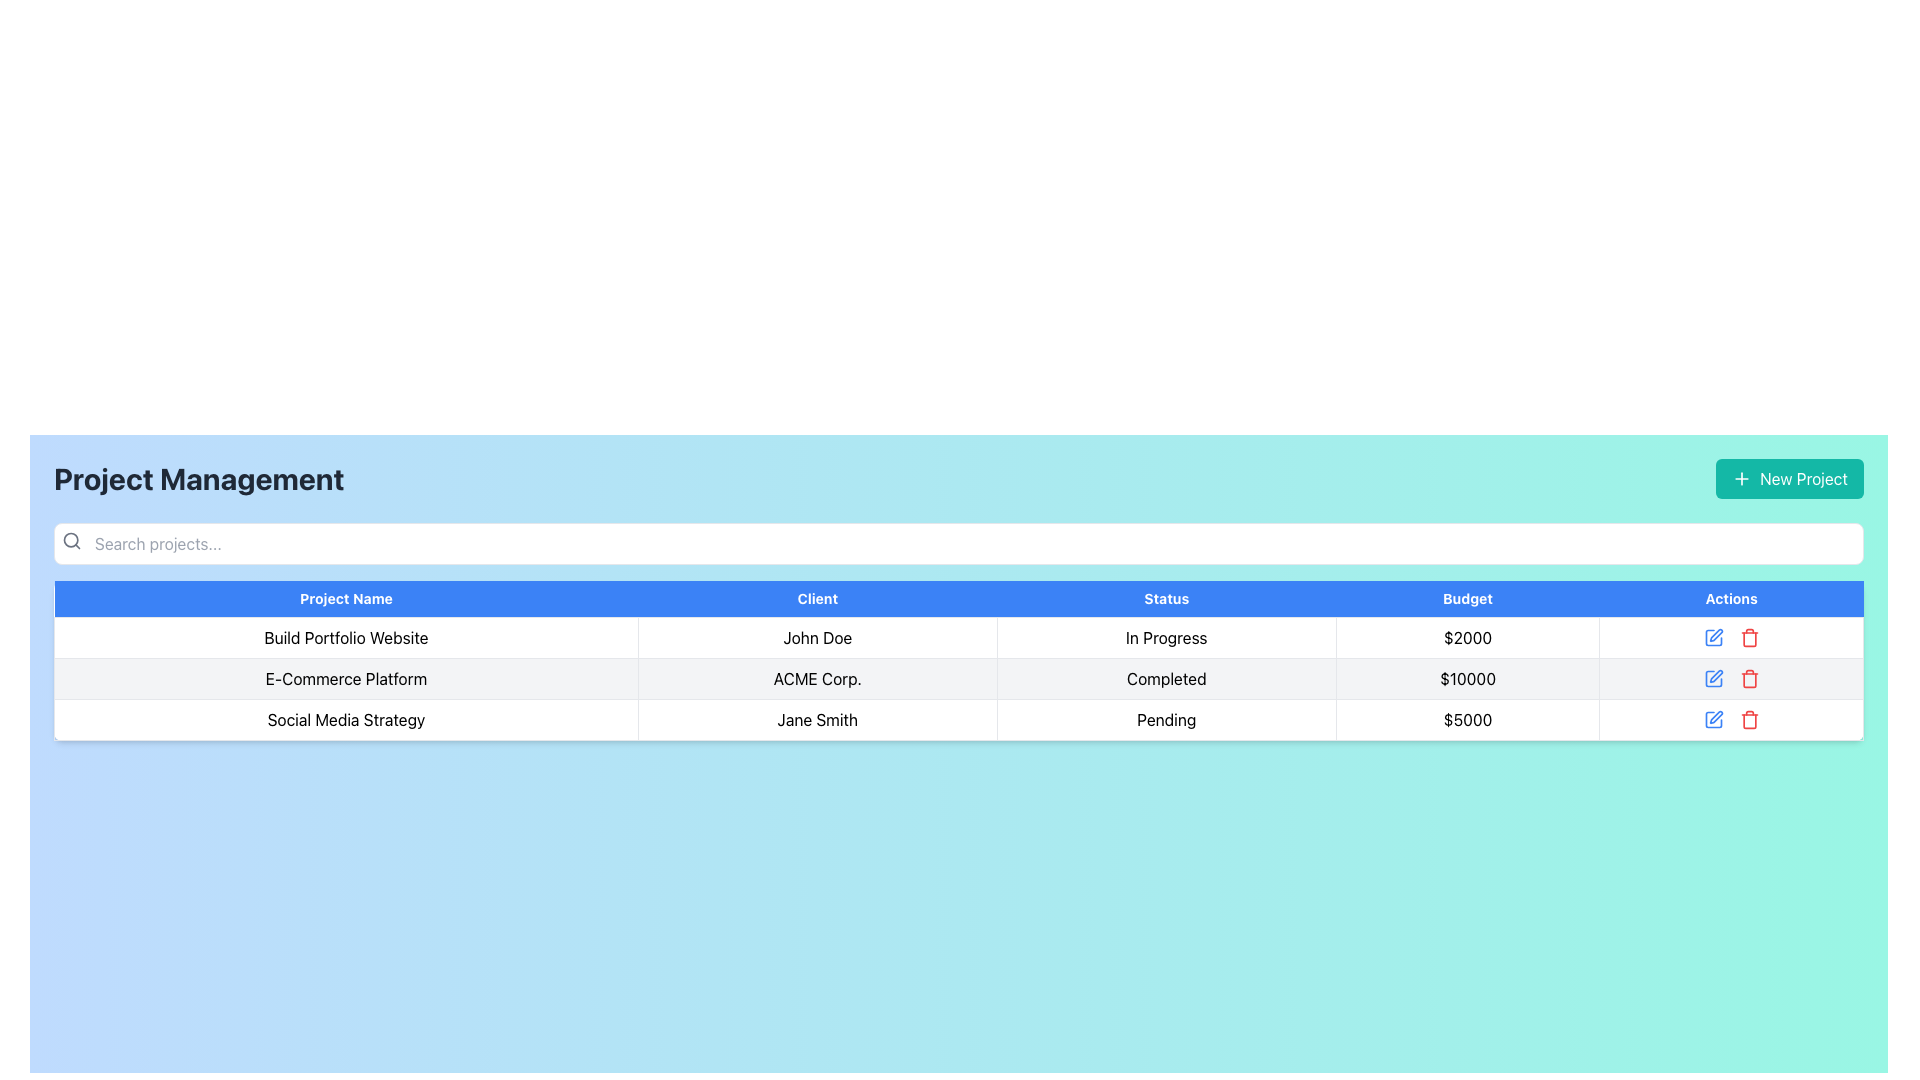 Image resolution: width=1920 pixels, height=1080 pixels. What do you see at coordinates (817, 720) in the screenshot?
I see `the table cell that represents the name of the client associated with the 'Social Media Strategy' project, located in the third row under the 'Client' column` at bounding box center [817, 720].